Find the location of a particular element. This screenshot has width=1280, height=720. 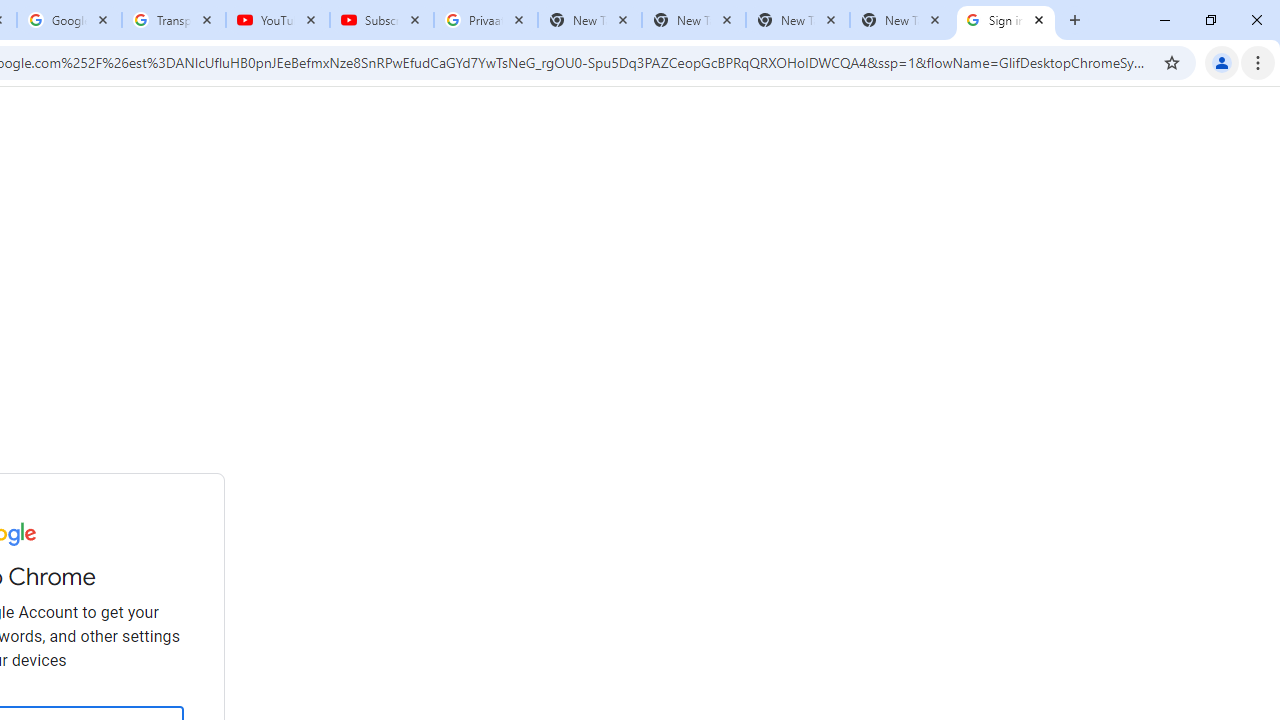

'Google Account' is located at coordinates (69, 20).